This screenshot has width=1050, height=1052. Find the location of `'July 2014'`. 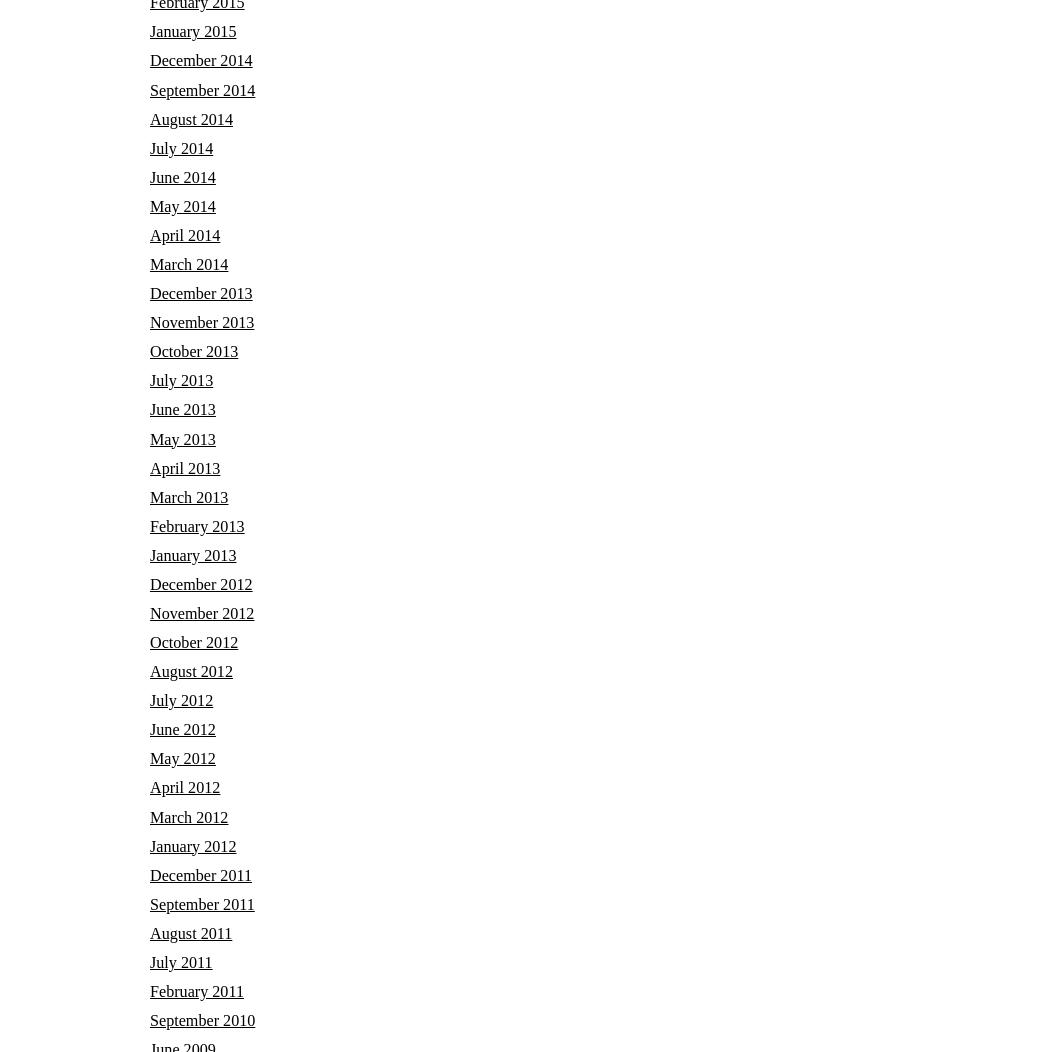

'July 2014' is located at coordinates (150, 146).